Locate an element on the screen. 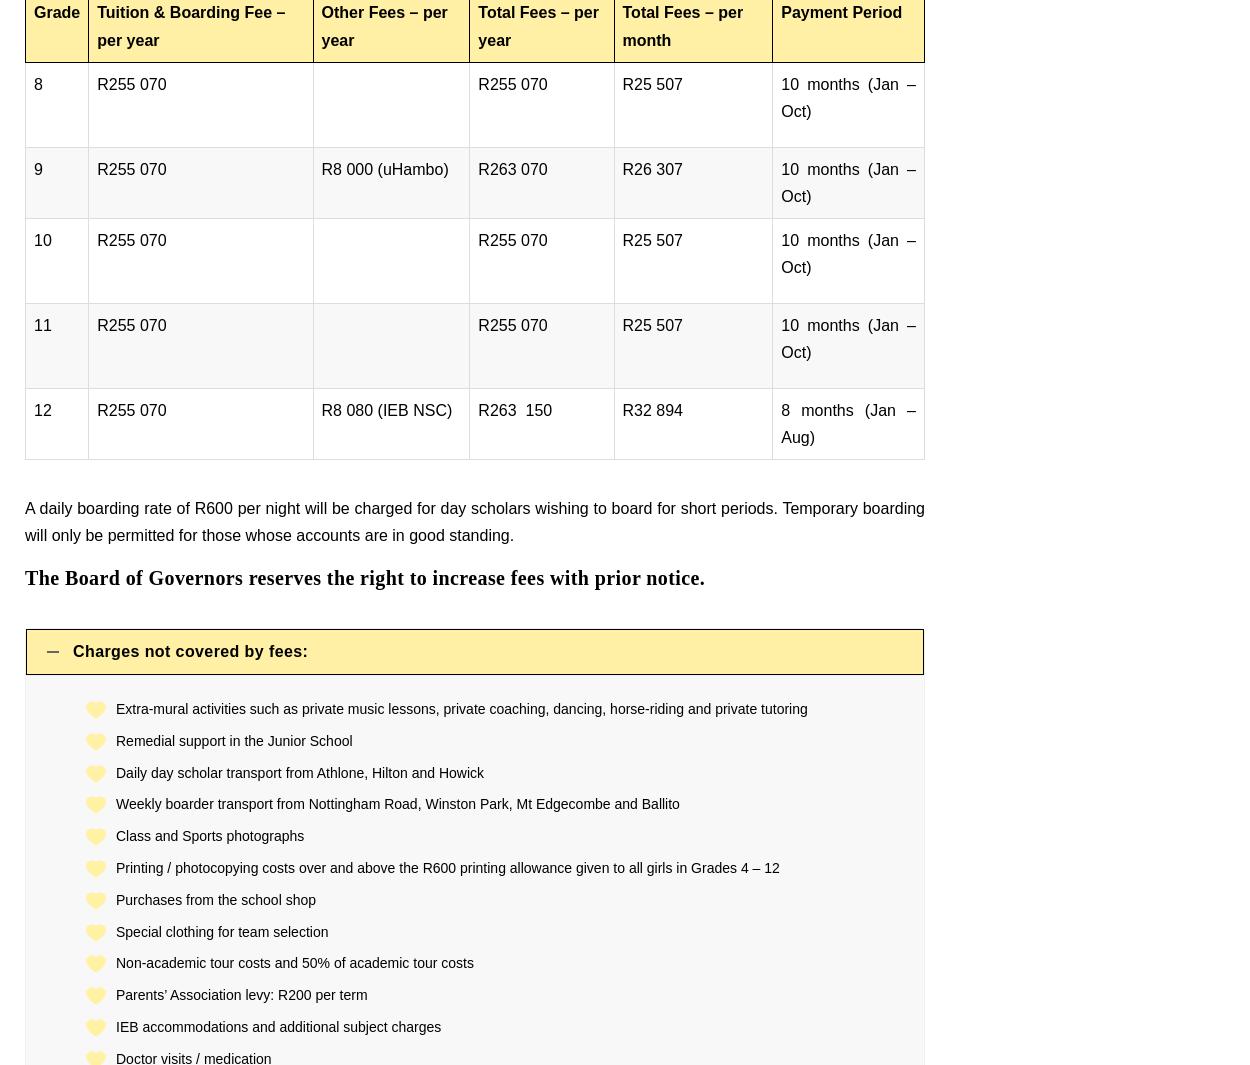 The height and width of the screenshot is (1065, 1250). 'Class and Sports photographs' is located at coordinates (209, 836).